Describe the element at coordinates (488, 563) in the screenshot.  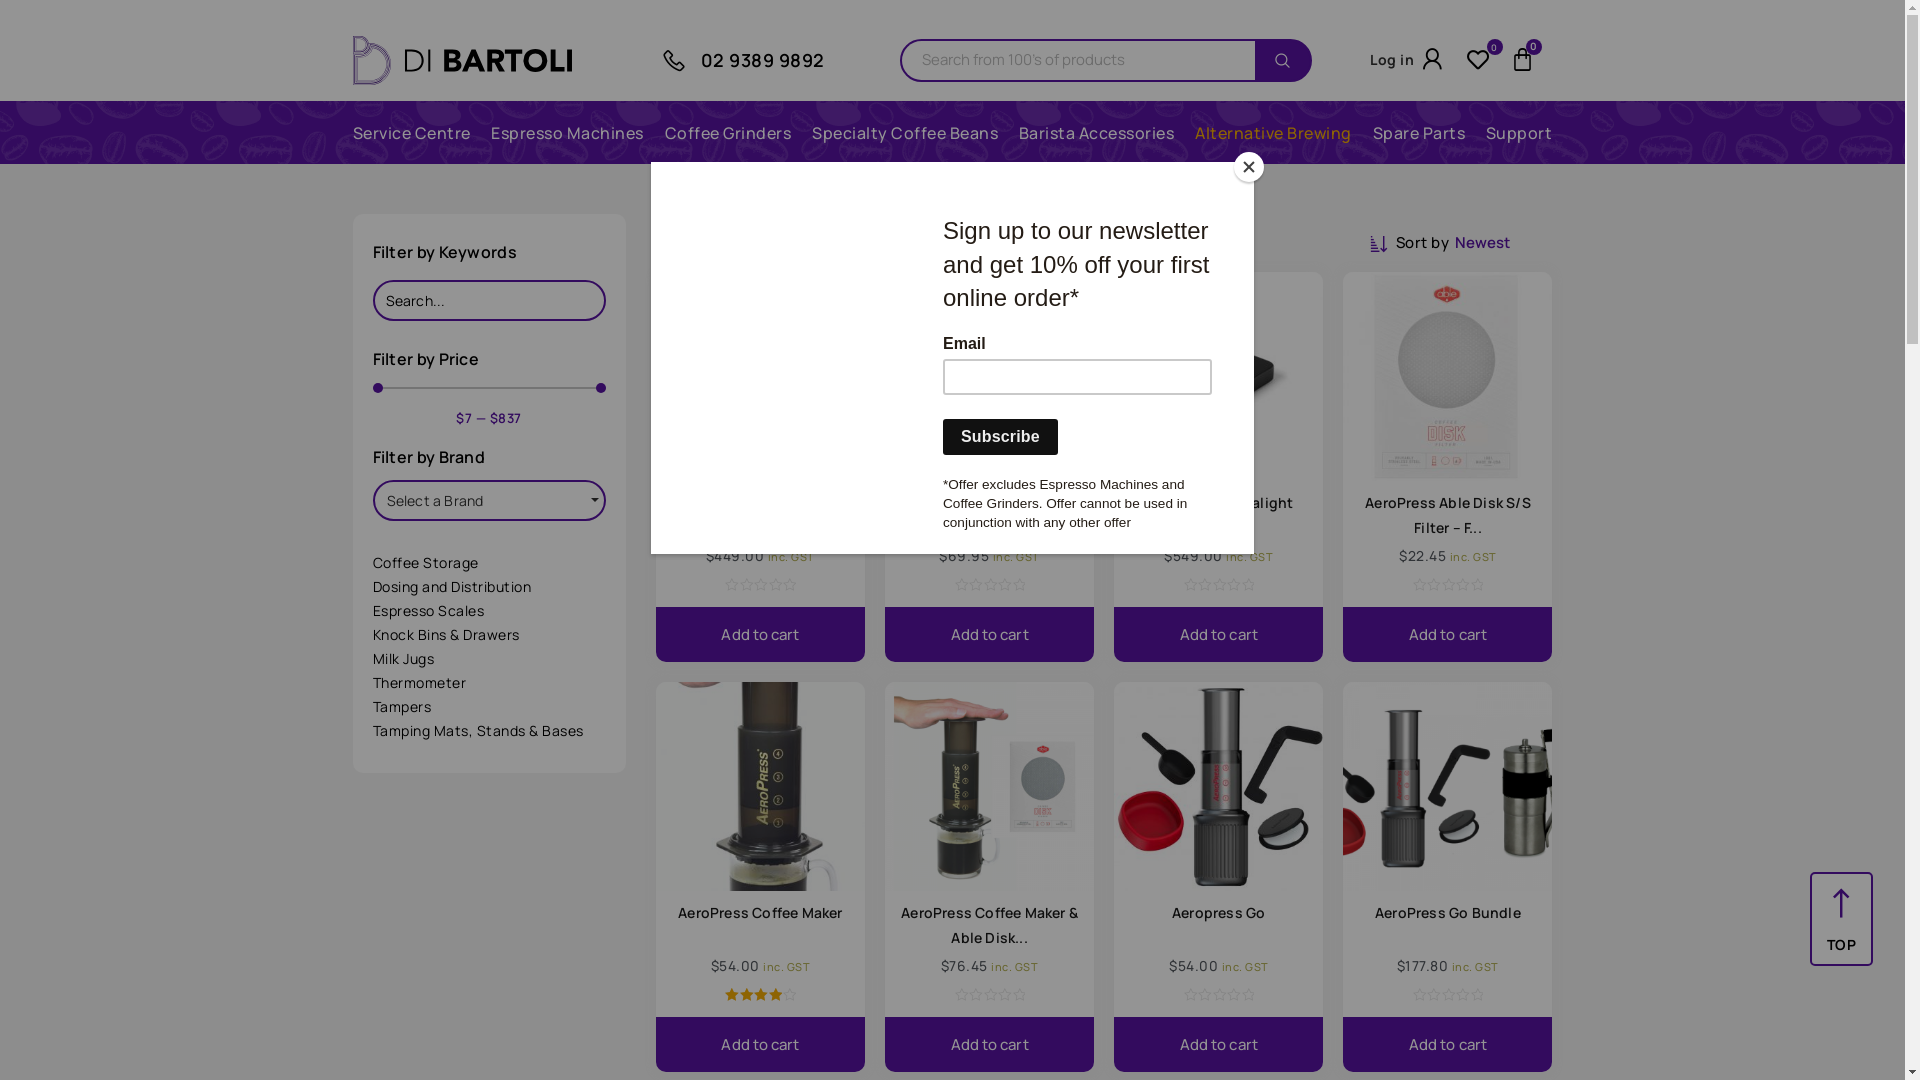
I see `'Coffee Storage'` at that location.